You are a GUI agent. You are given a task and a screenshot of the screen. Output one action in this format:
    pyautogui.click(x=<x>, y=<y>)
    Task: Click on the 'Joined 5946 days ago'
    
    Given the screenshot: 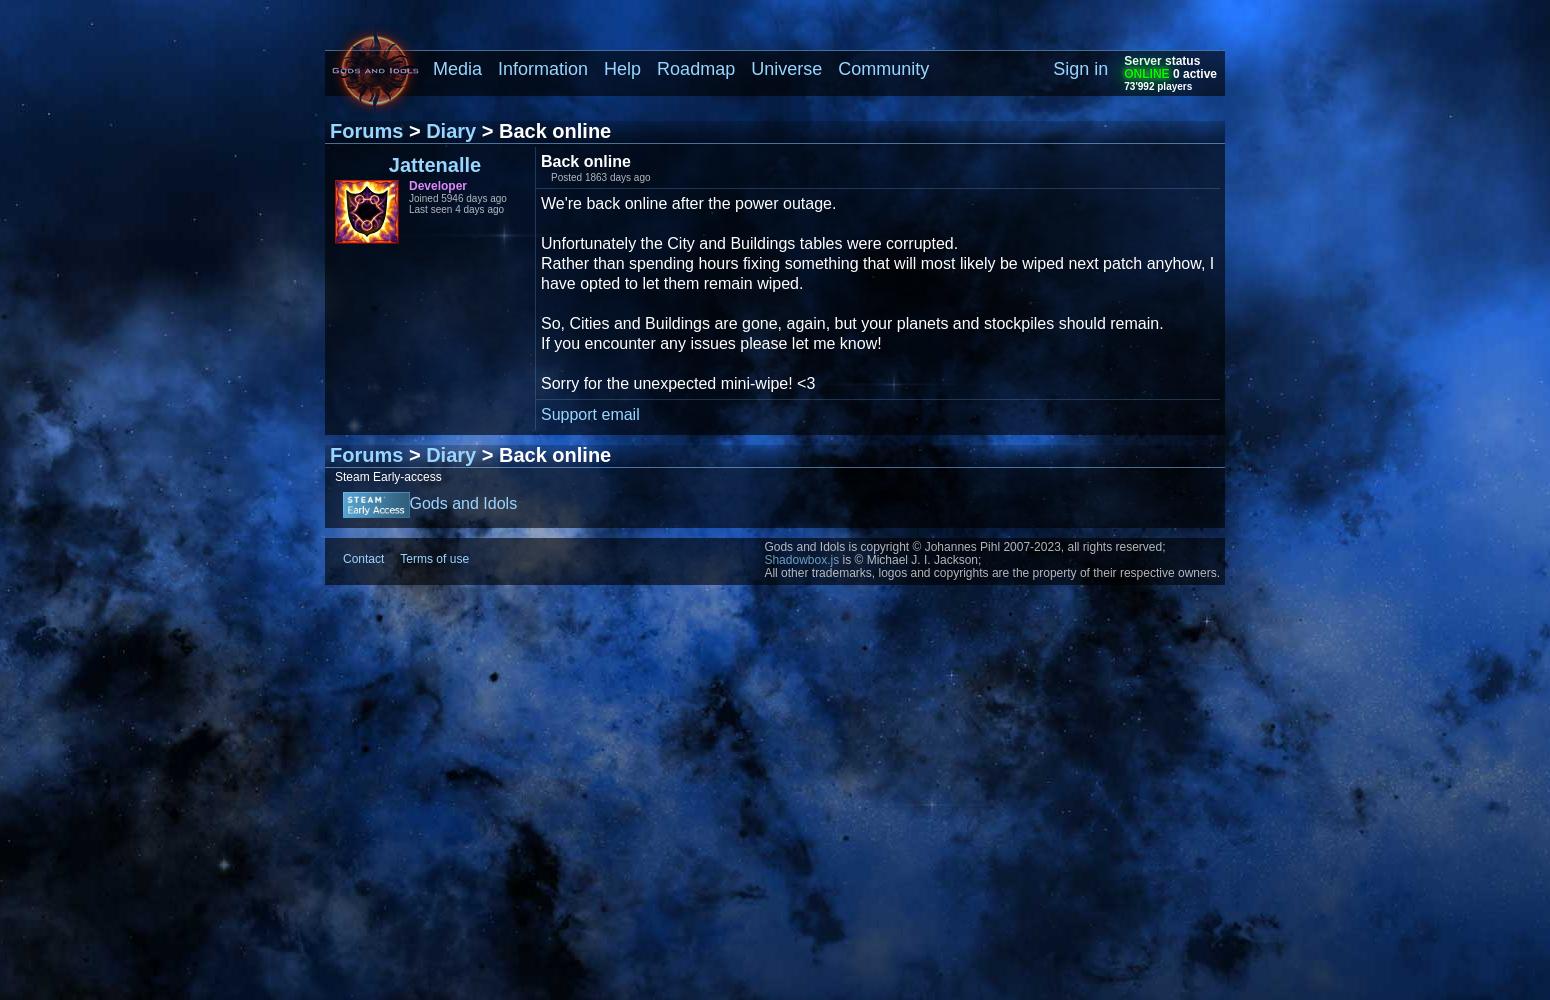 What is the action you would take?
    pyautogui.click(x=457, y=197)
    